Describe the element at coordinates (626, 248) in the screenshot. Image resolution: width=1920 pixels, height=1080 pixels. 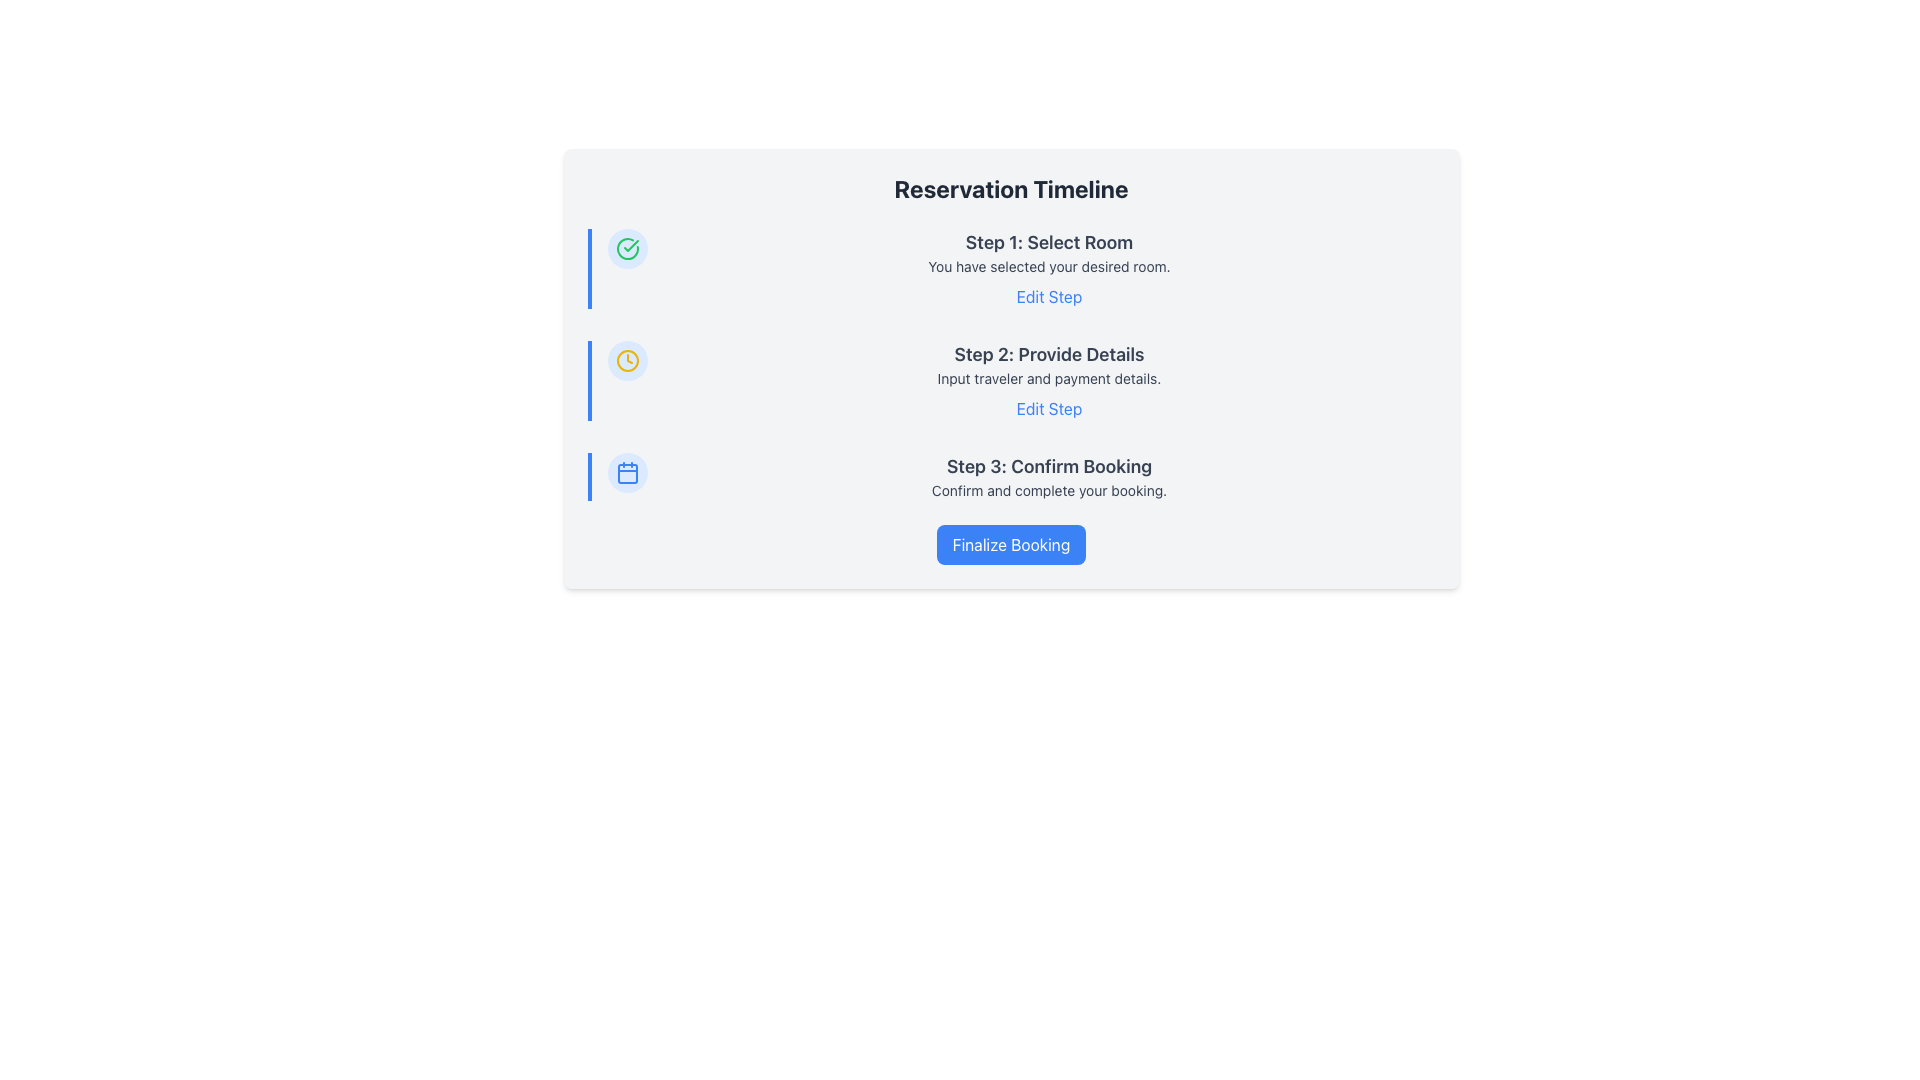
I see `the circular Indicator Icon with a light blue background and a green checkmark symbol, located adjacent to 'Step 1: Select Room'` at that location.